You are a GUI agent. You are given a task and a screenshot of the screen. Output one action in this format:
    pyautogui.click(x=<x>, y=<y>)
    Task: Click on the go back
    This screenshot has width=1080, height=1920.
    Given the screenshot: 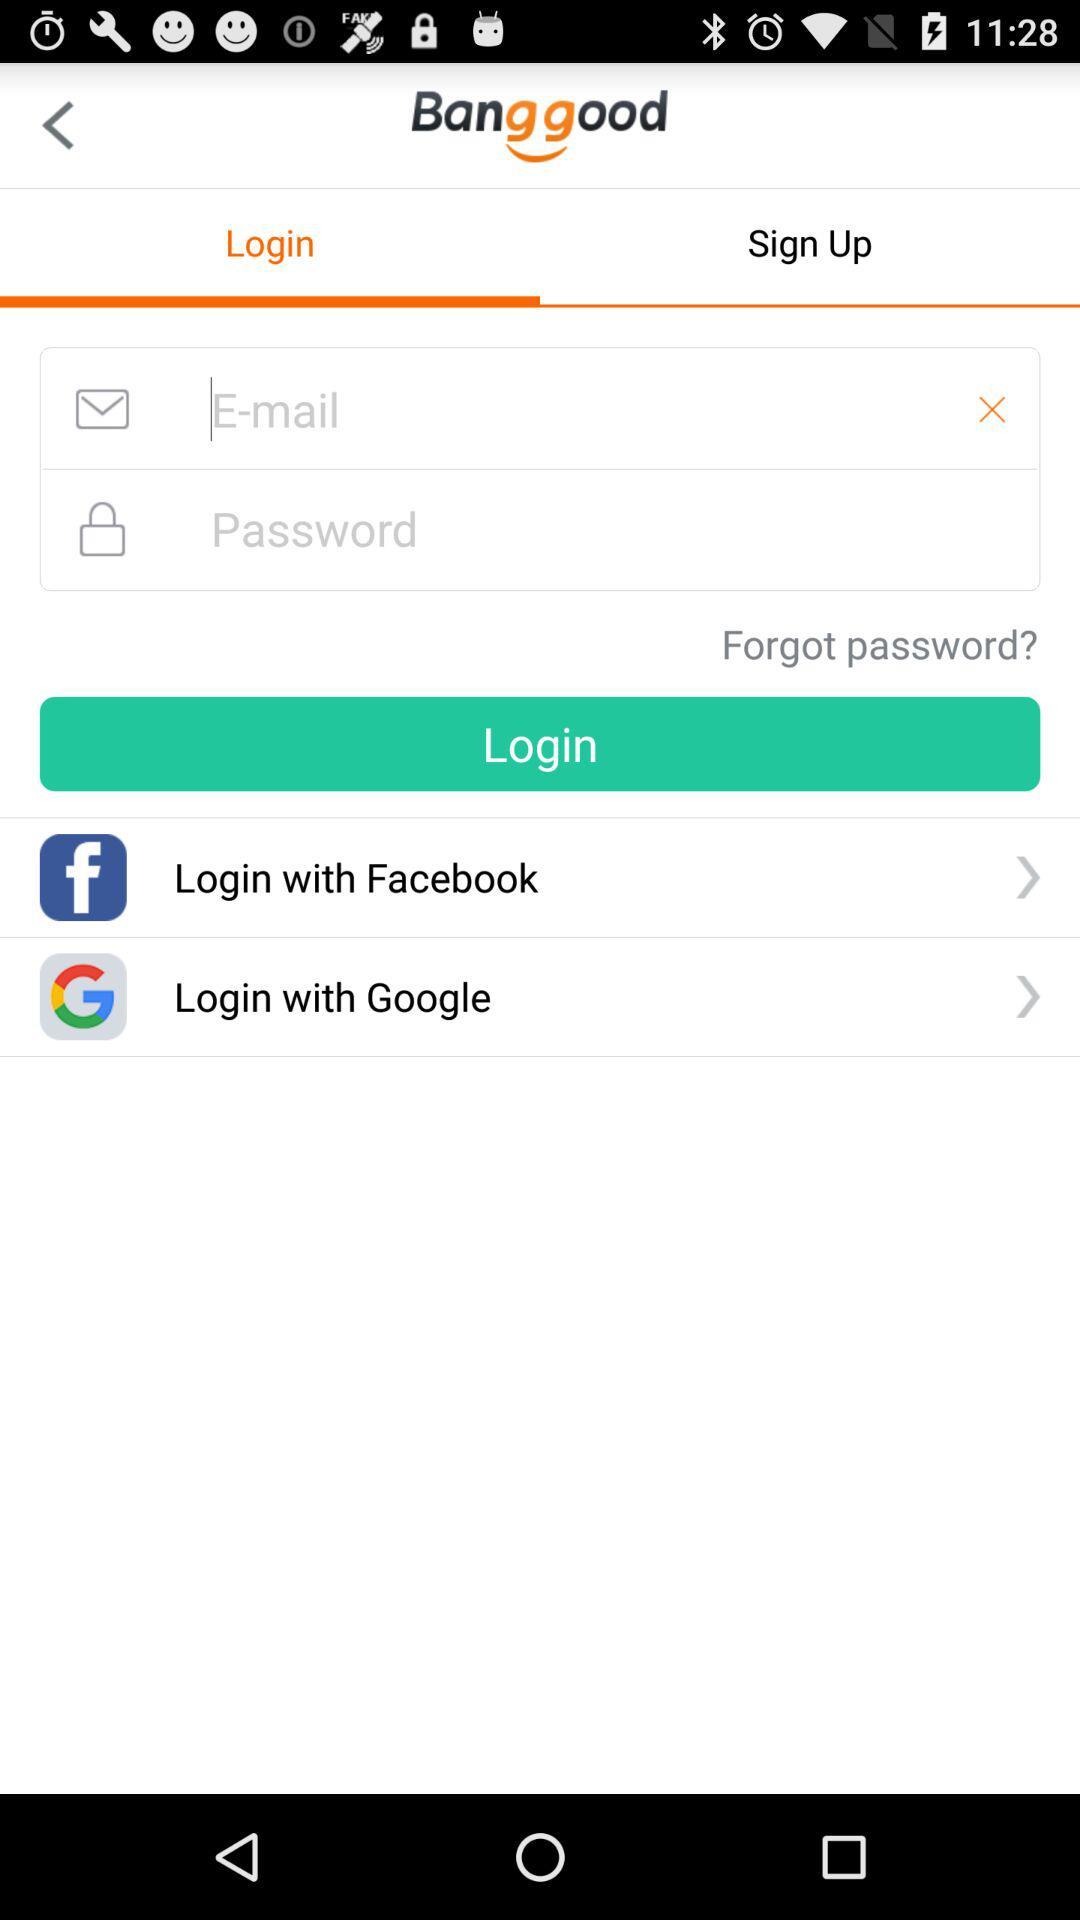 What is the action you would take?
    pyautogui.click(x=56, y=124)
    